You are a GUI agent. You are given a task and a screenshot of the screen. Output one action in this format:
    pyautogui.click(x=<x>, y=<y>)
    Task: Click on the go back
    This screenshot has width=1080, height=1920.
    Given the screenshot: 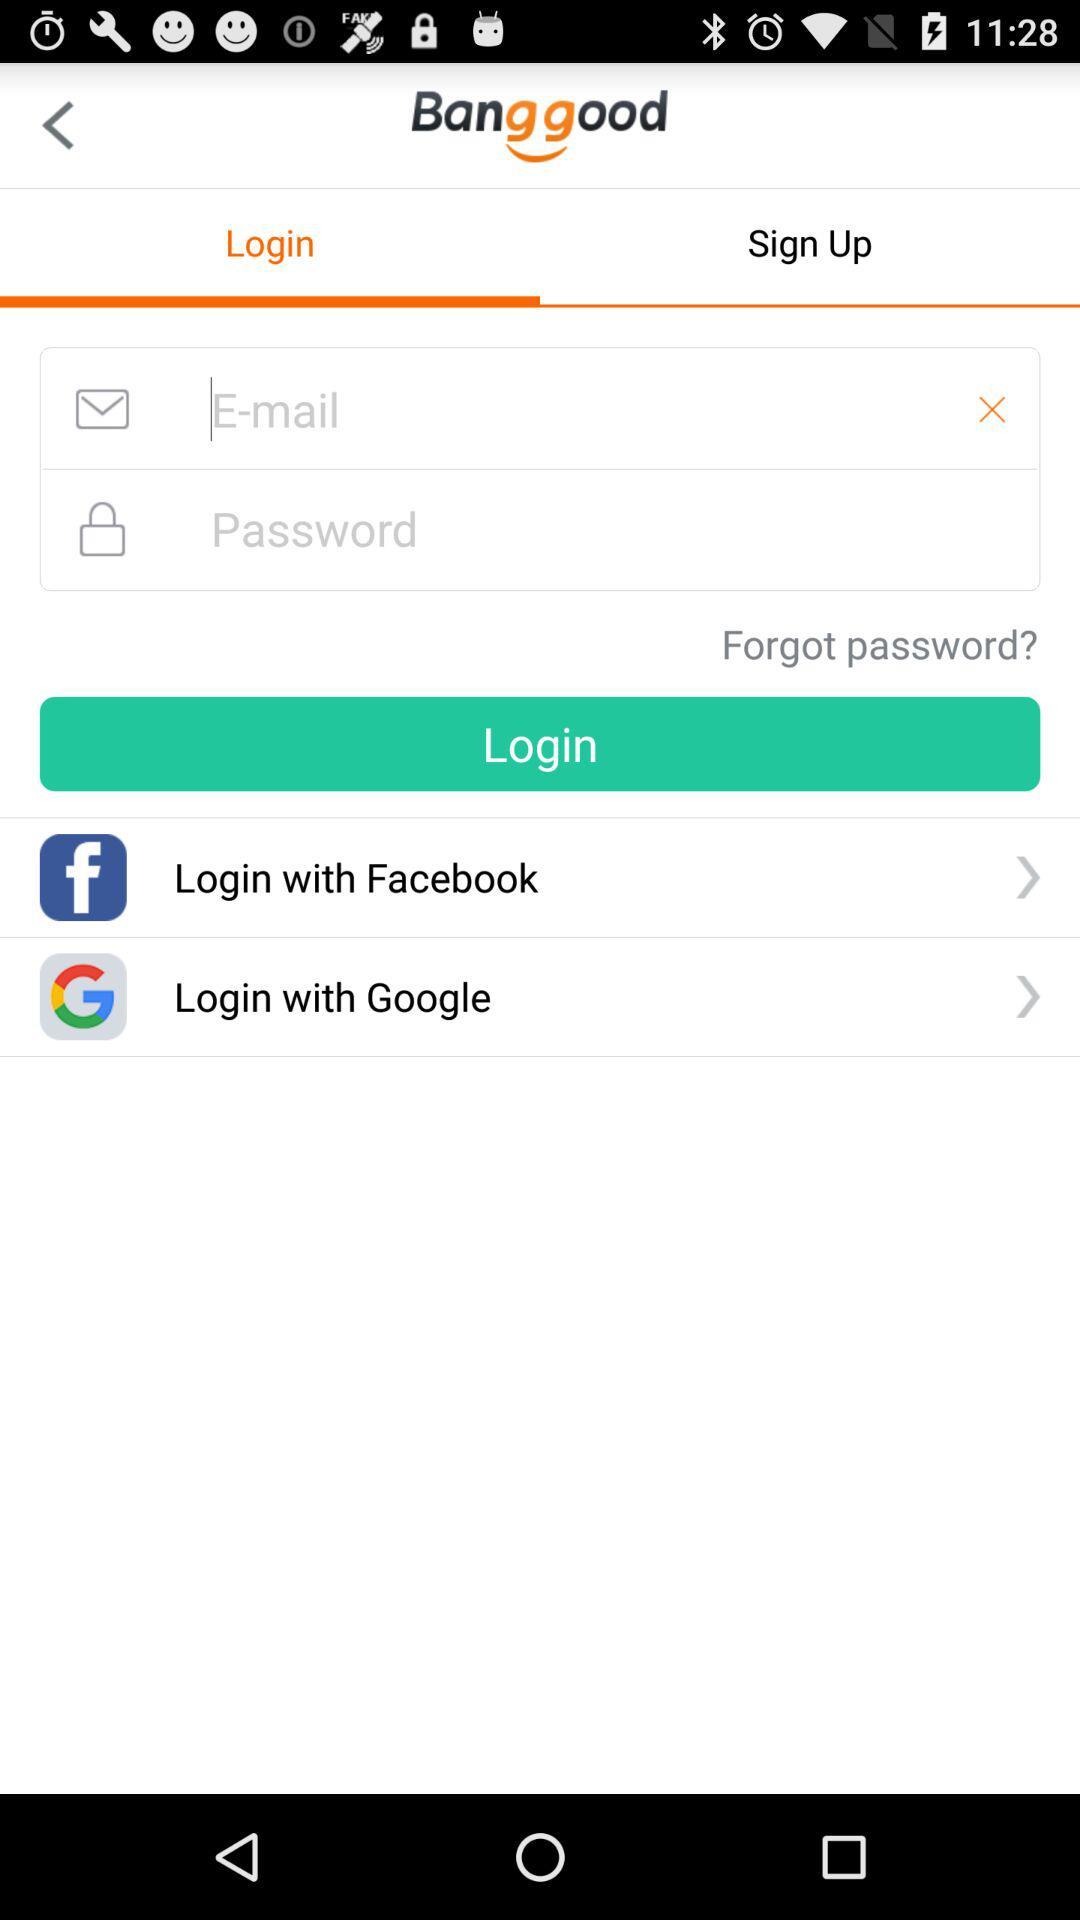 What is the action you would take?
    pyautogui.click(x=56, y=124)
    